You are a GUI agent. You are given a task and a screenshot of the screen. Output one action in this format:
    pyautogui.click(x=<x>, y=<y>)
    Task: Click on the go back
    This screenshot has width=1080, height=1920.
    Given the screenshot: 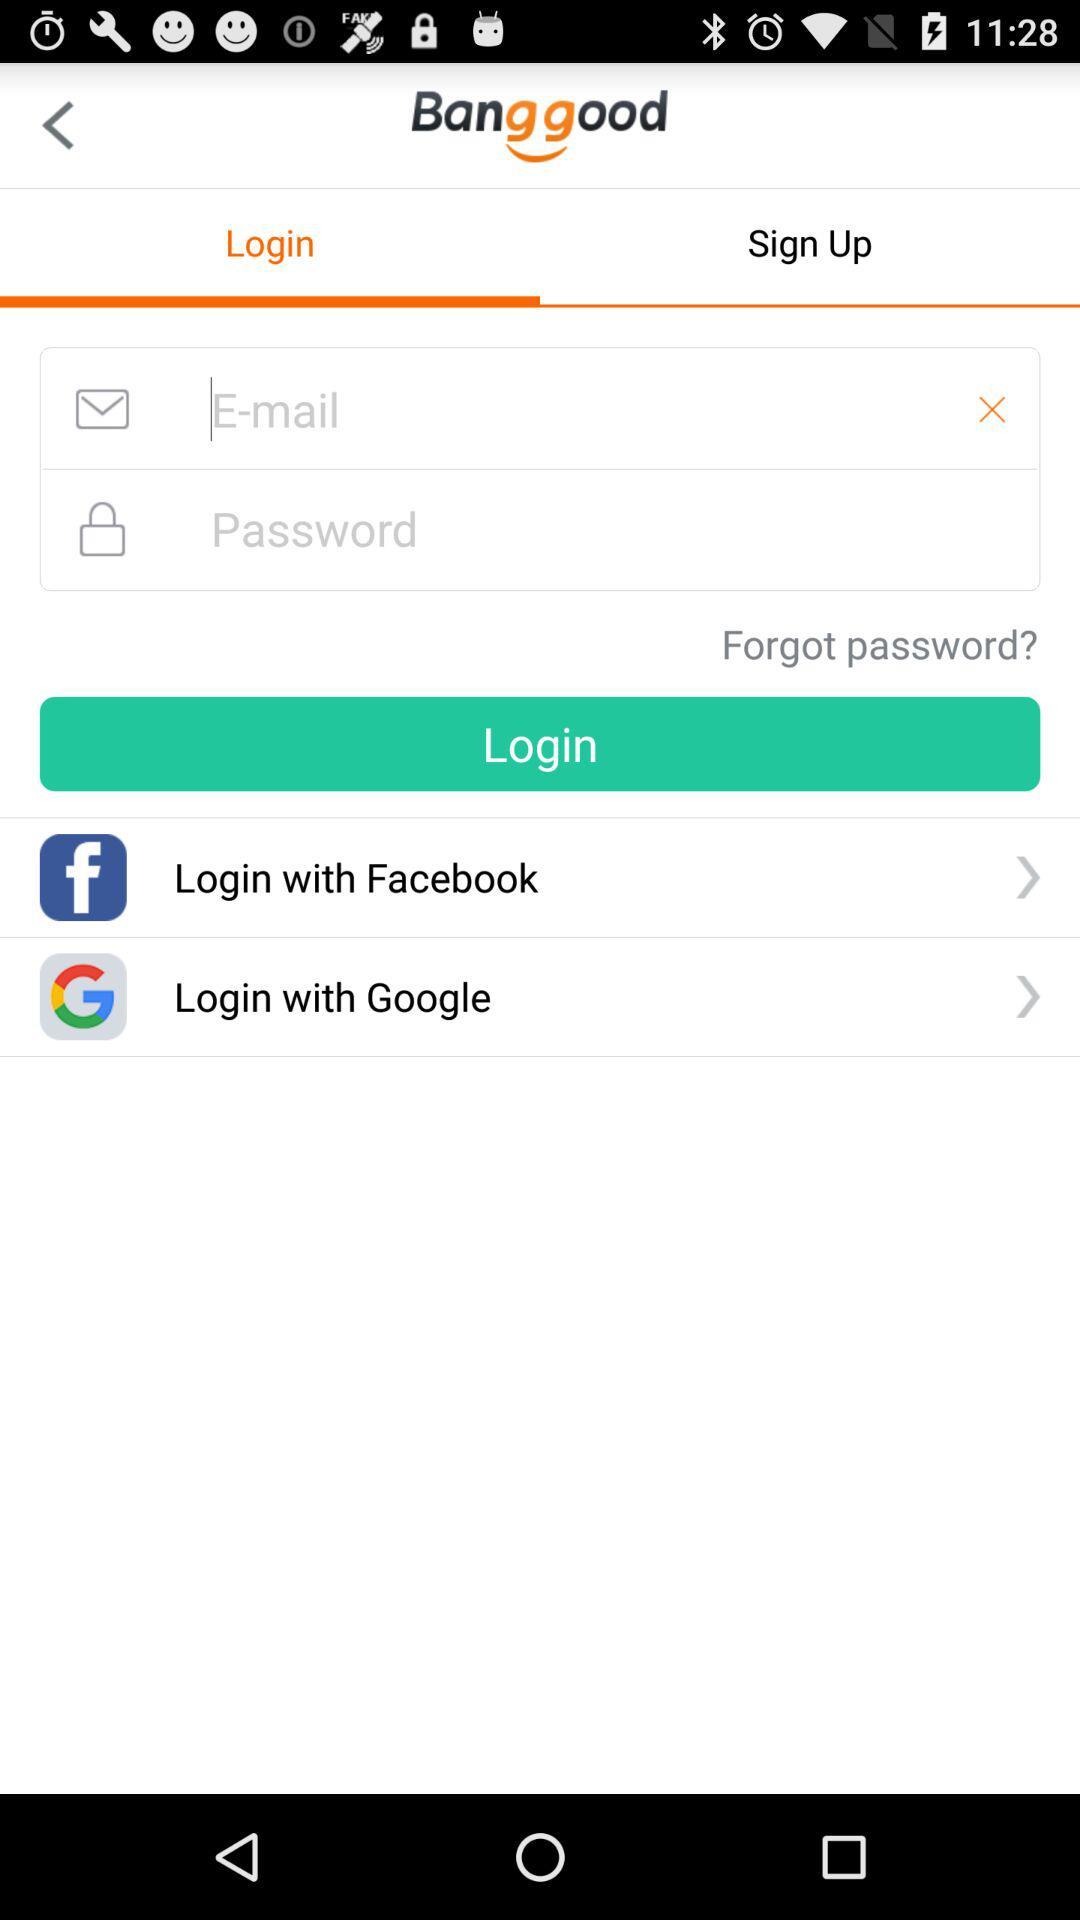 What is the action you would take?
    pyautogui.click(x=56, y=124)
    